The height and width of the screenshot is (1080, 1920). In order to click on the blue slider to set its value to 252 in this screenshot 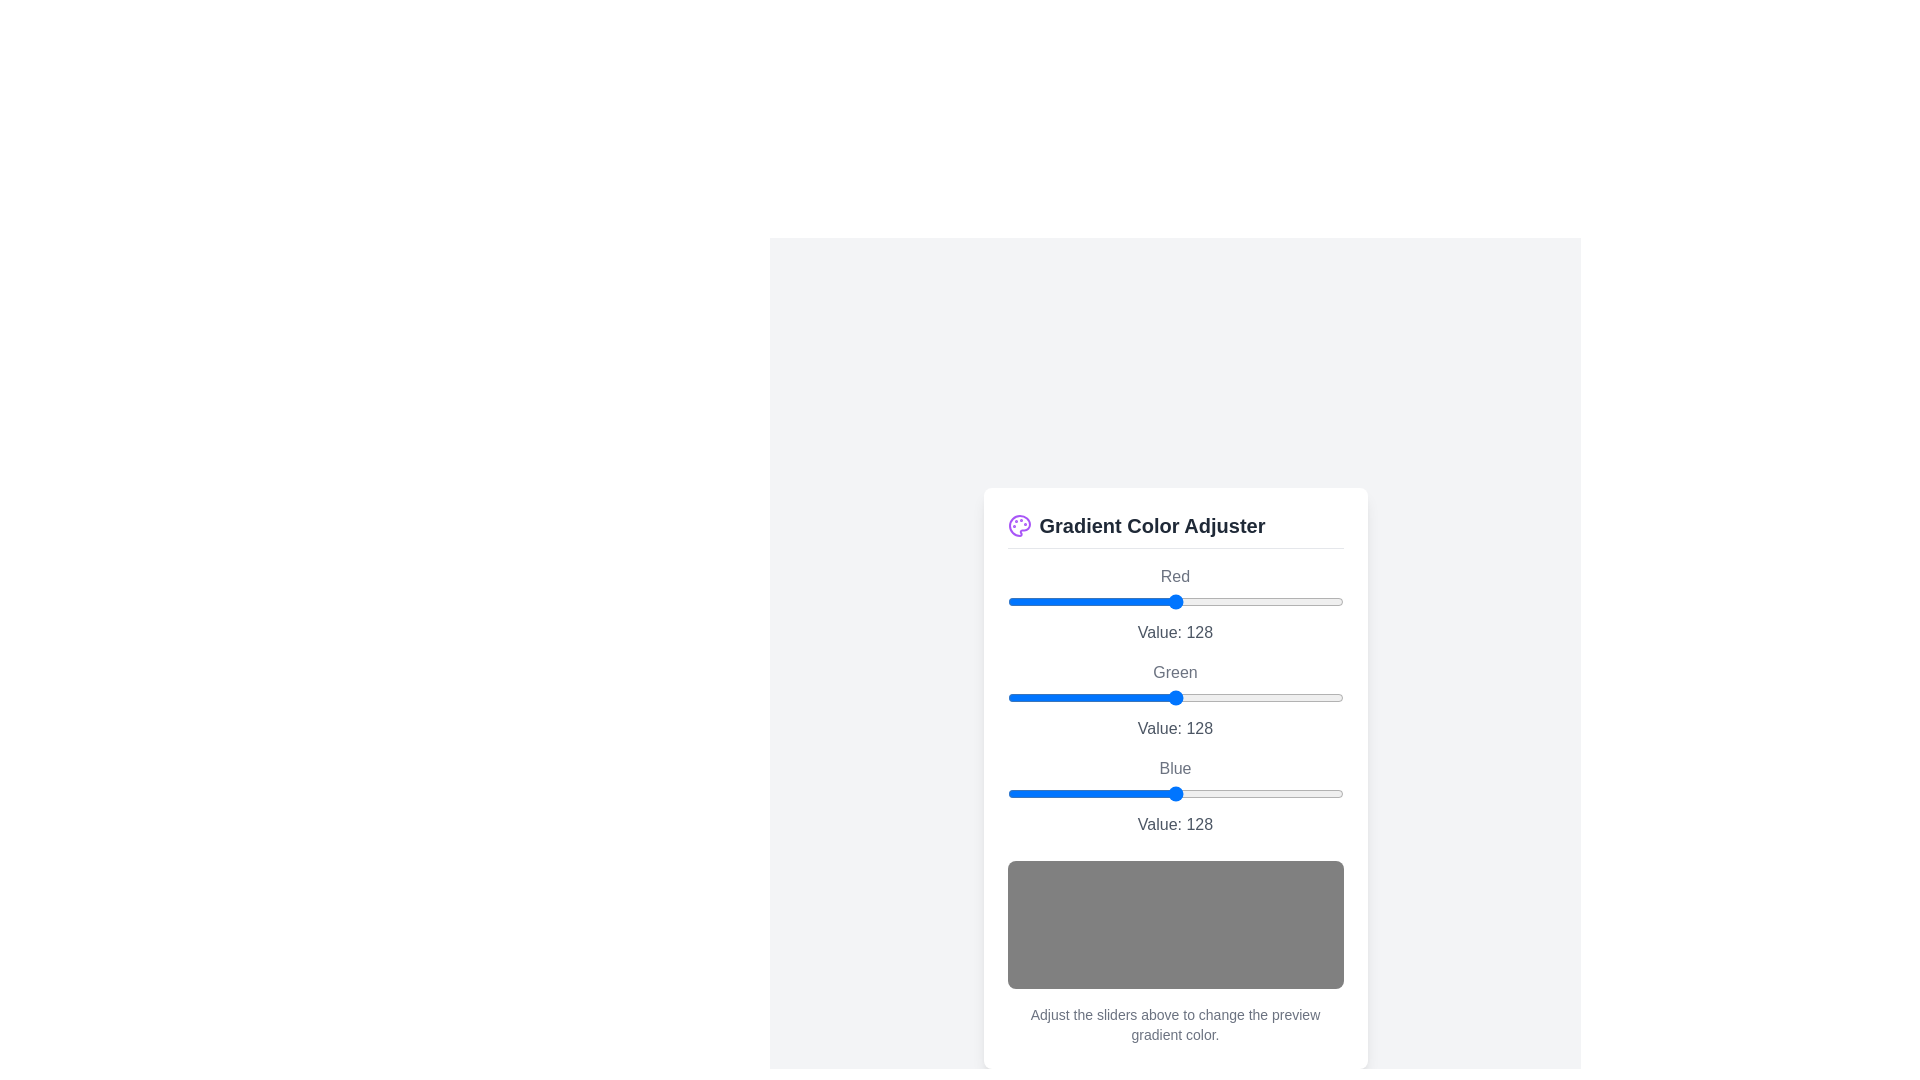, I will do `click(1339, 792)`.